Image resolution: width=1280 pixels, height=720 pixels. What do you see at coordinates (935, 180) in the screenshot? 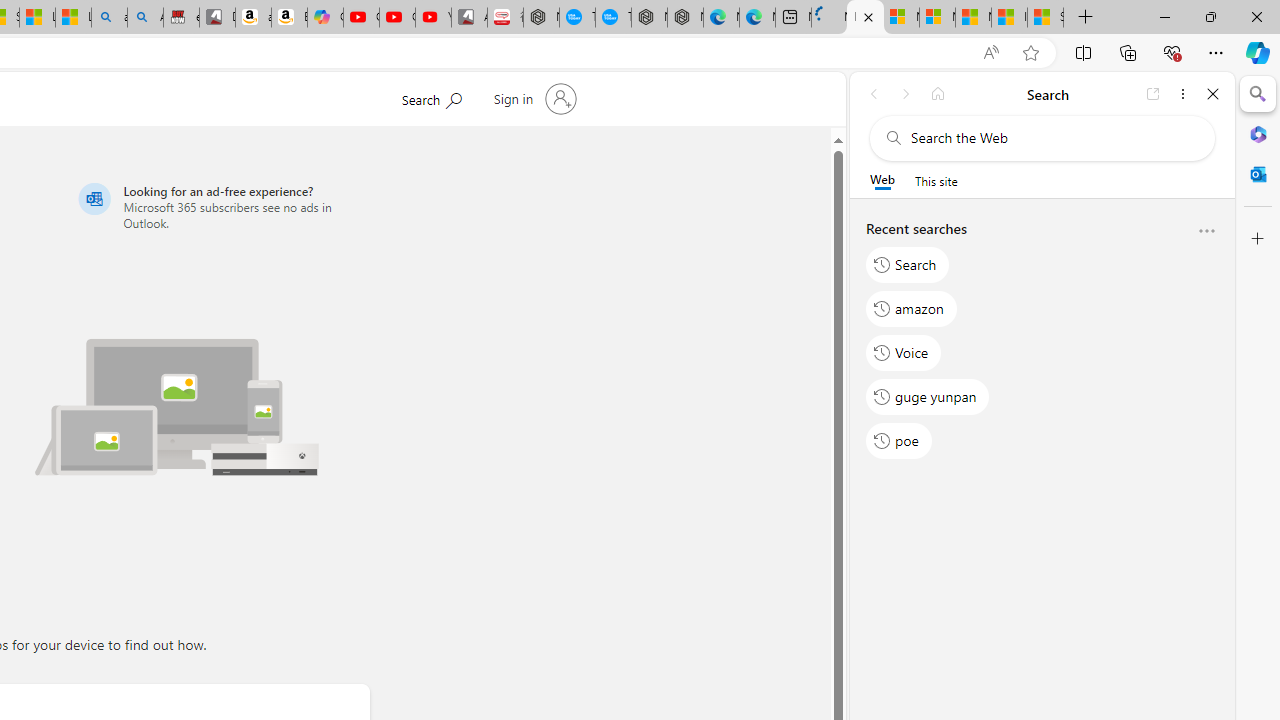
I see `'This site scope'` at bounding box center [935, 180].